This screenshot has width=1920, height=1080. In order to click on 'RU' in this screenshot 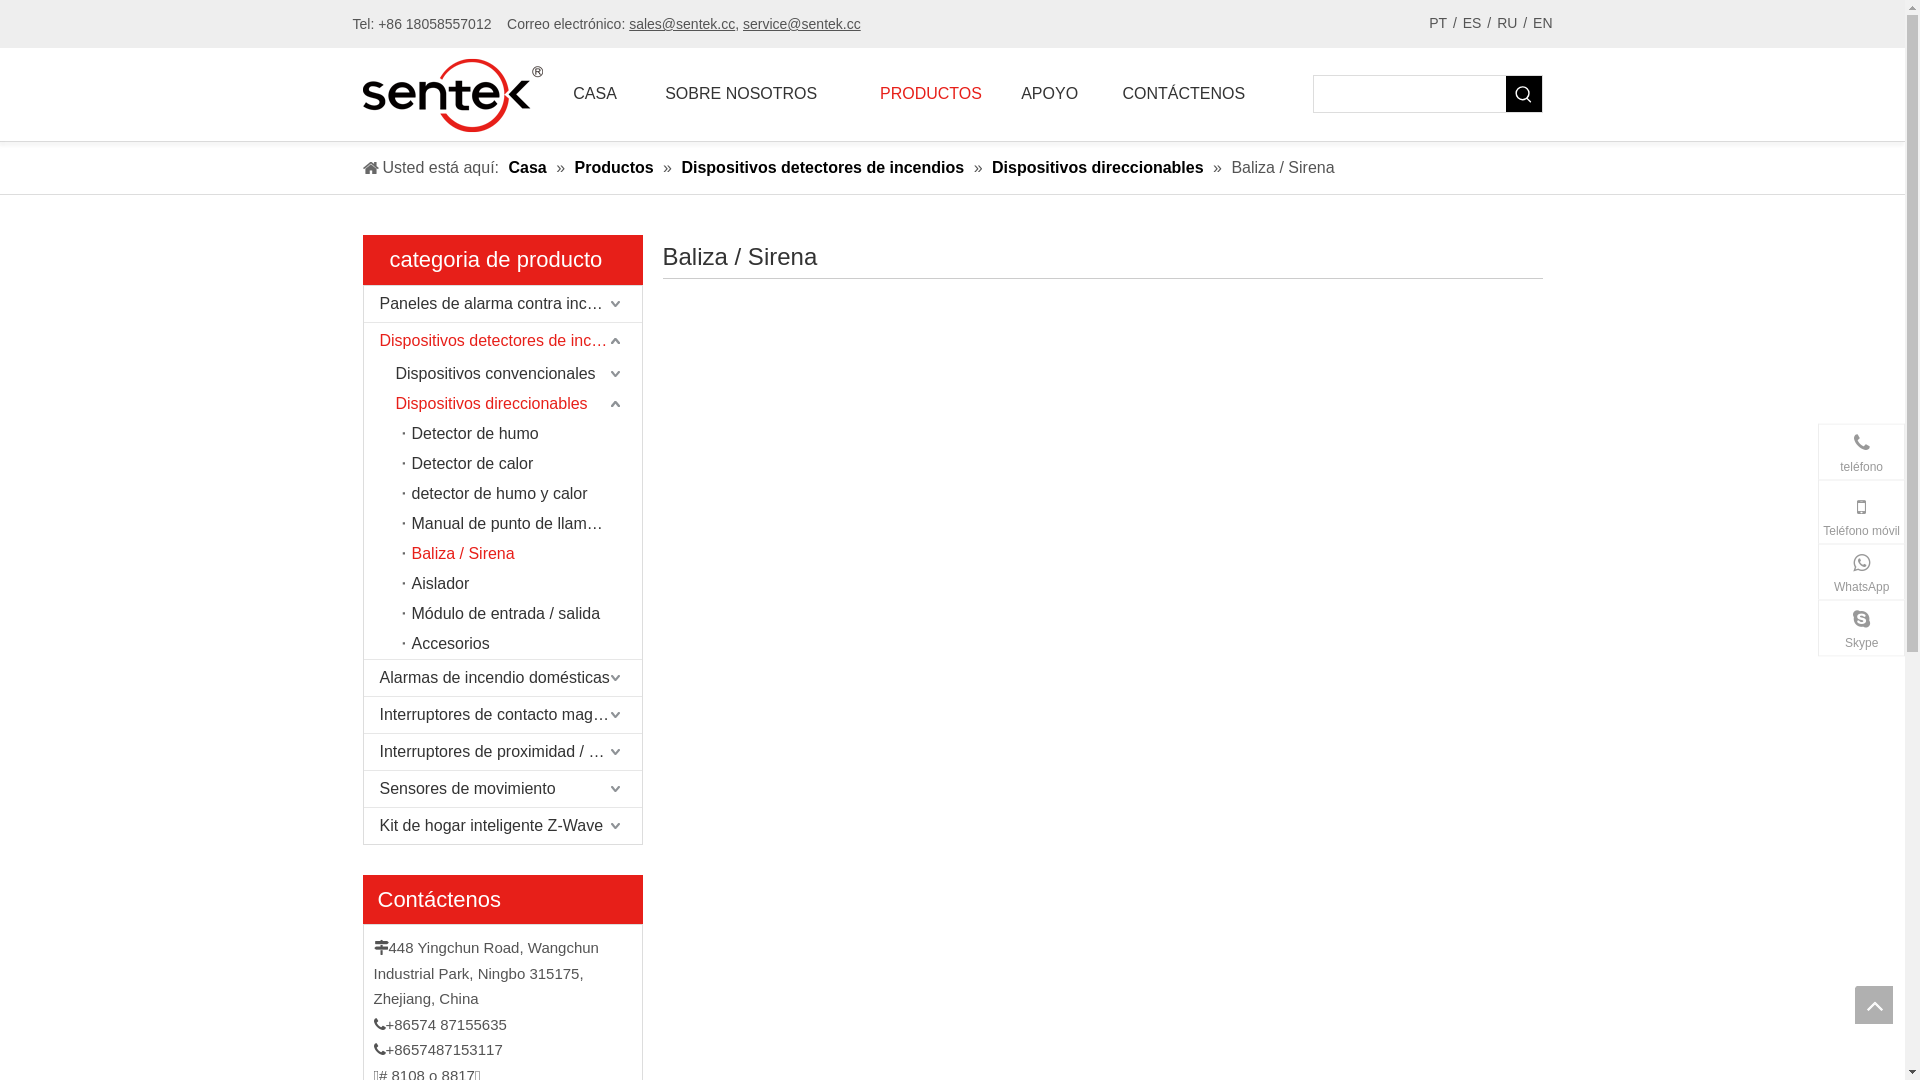, I will do `click(1497, 23)`.